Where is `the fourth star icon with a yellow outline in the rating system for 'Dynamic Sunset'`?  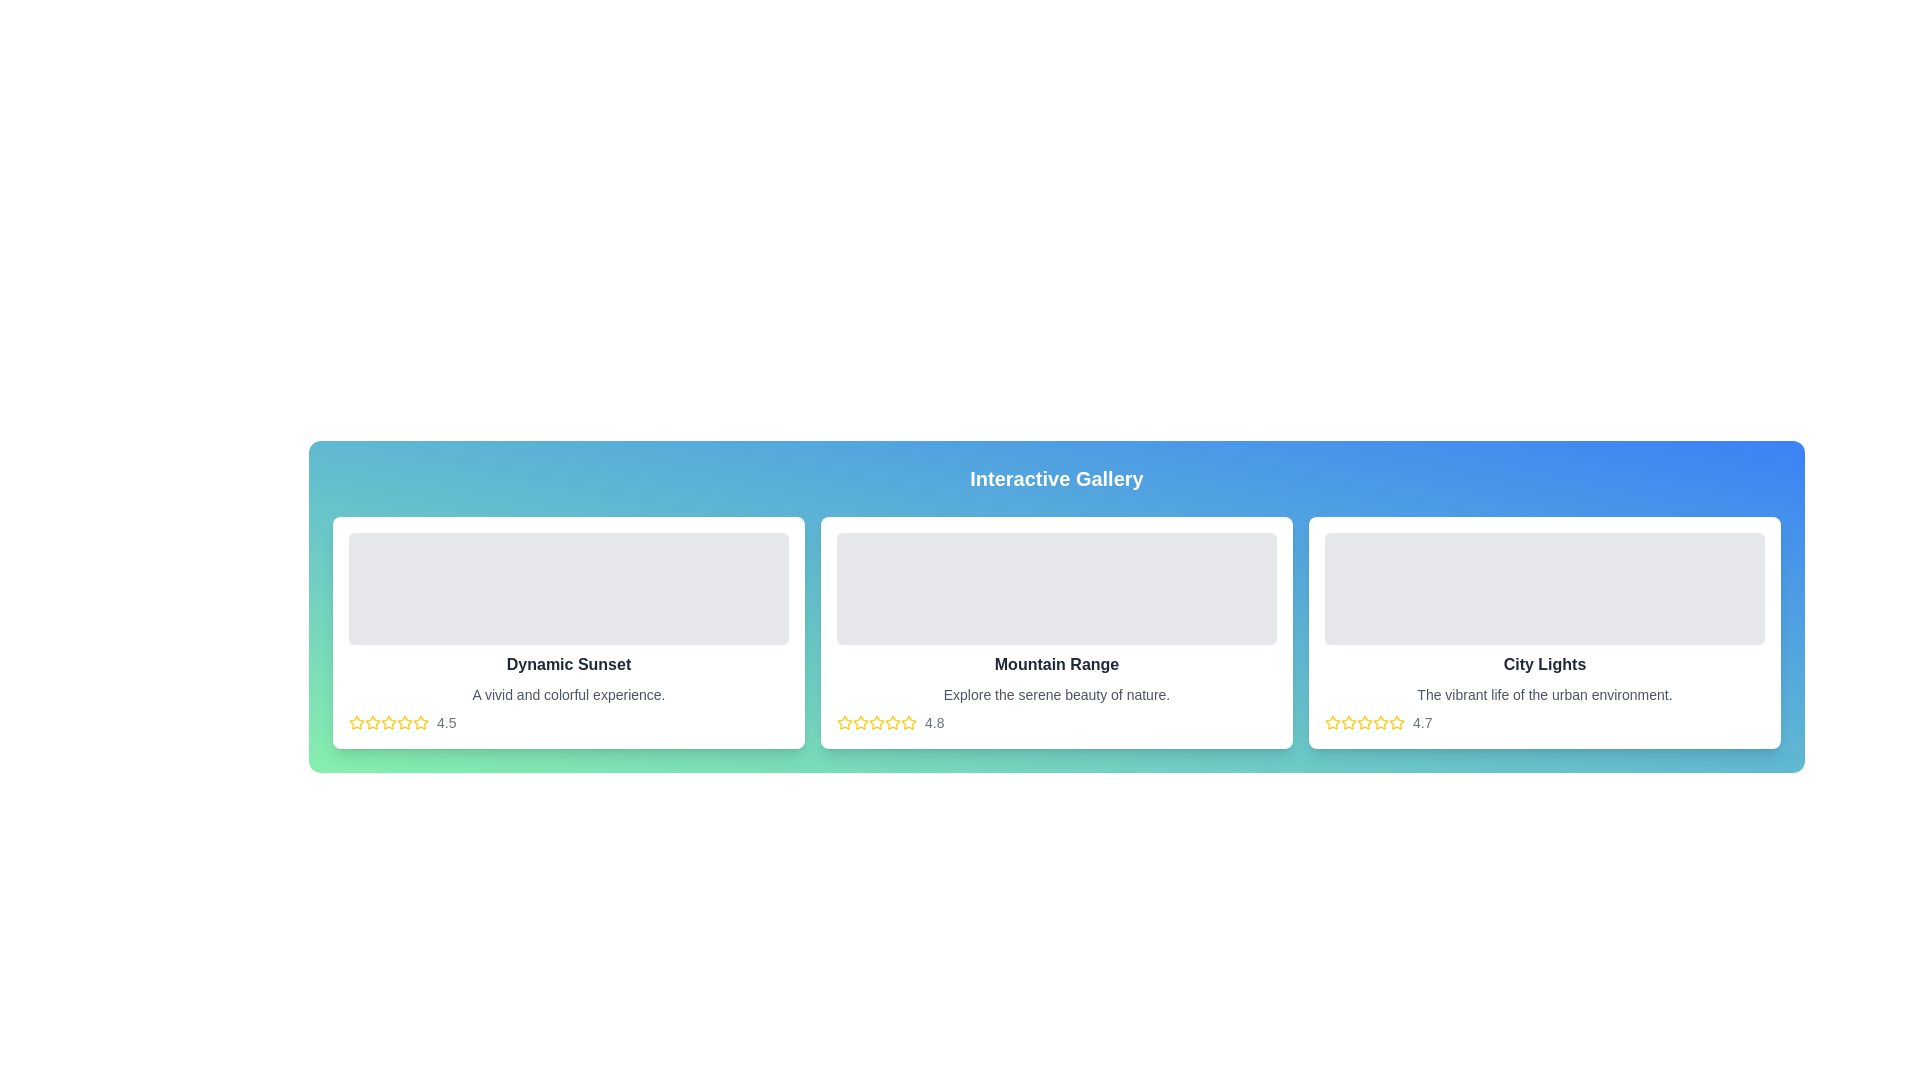
the fourth star icon with a yellow outline in the rating system for 'Dynamic Sunset' is located at coordinates (388, 722).